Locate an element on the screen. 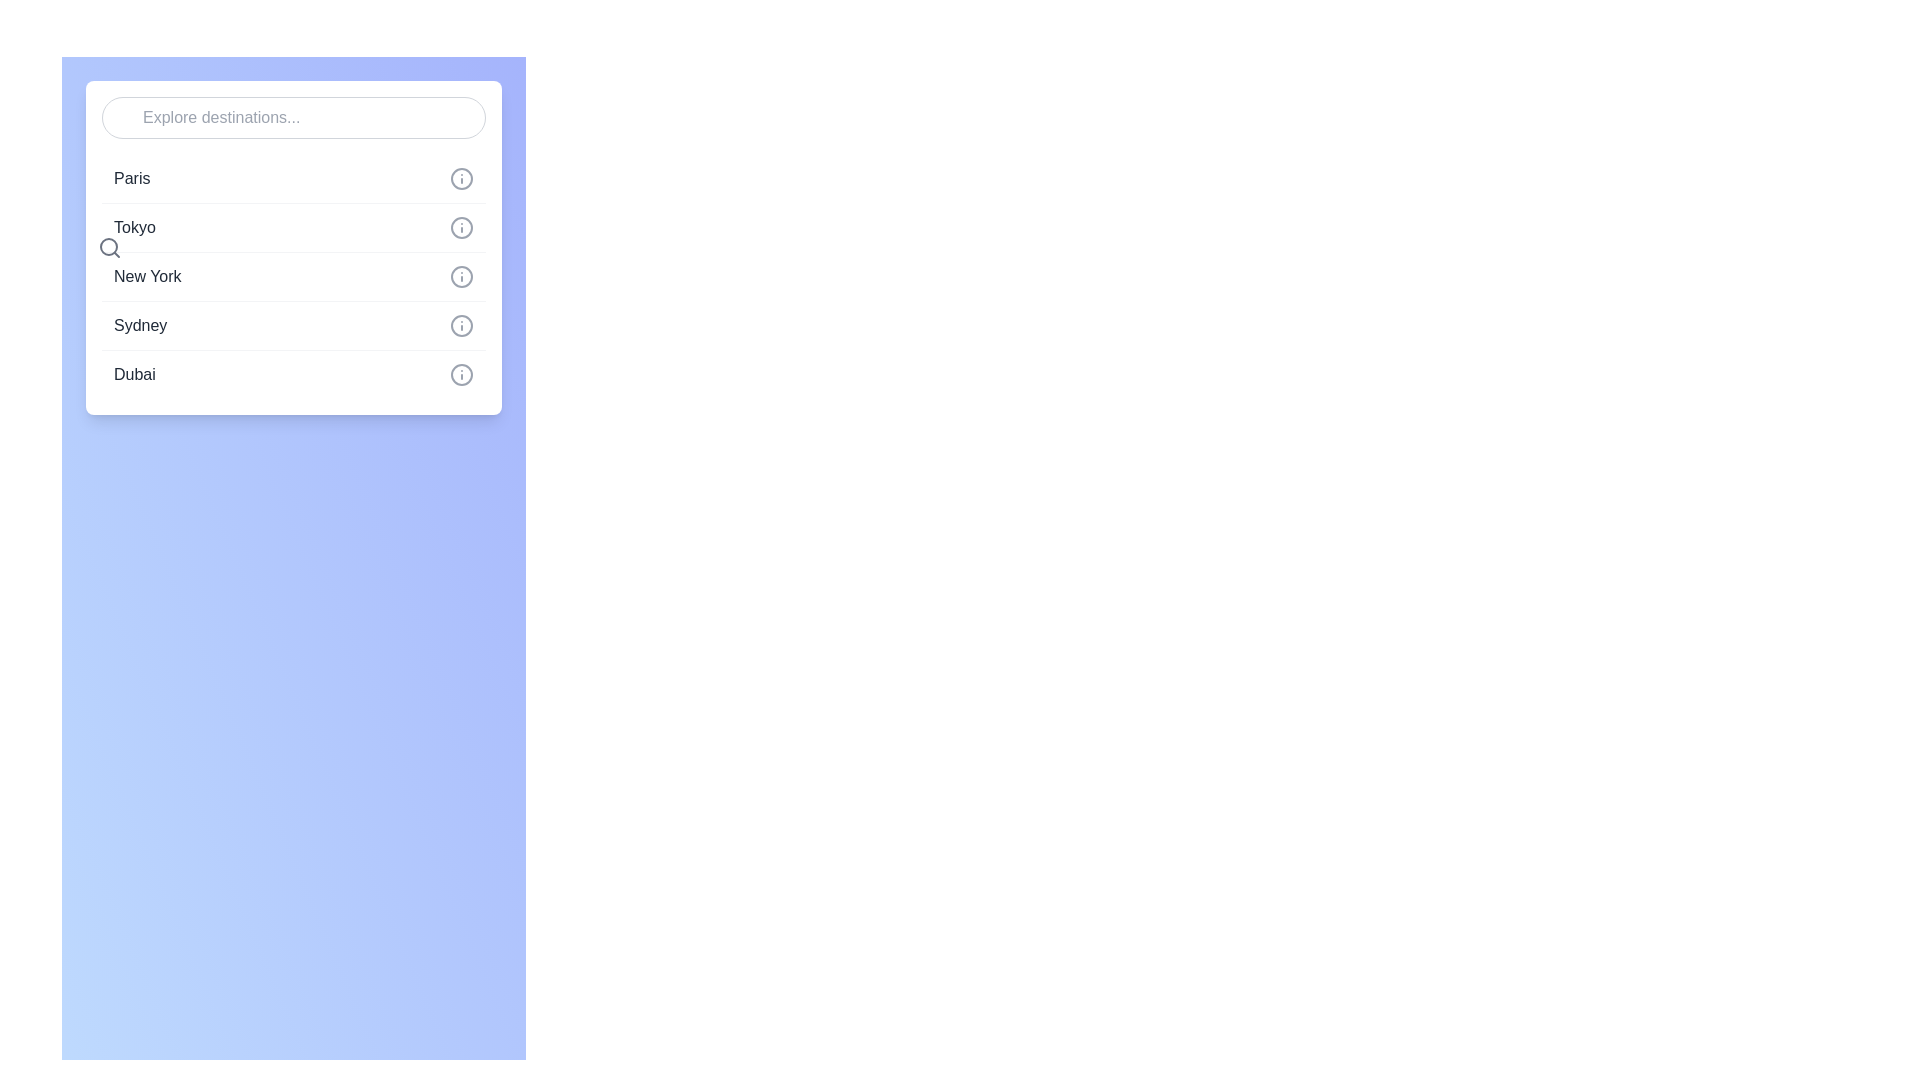 The image size is (1920, 1080). the circular information icon with a gray outline located to the right of the 'New York' text in the third row of the dropdown menu is located at coordinates (460, 277).